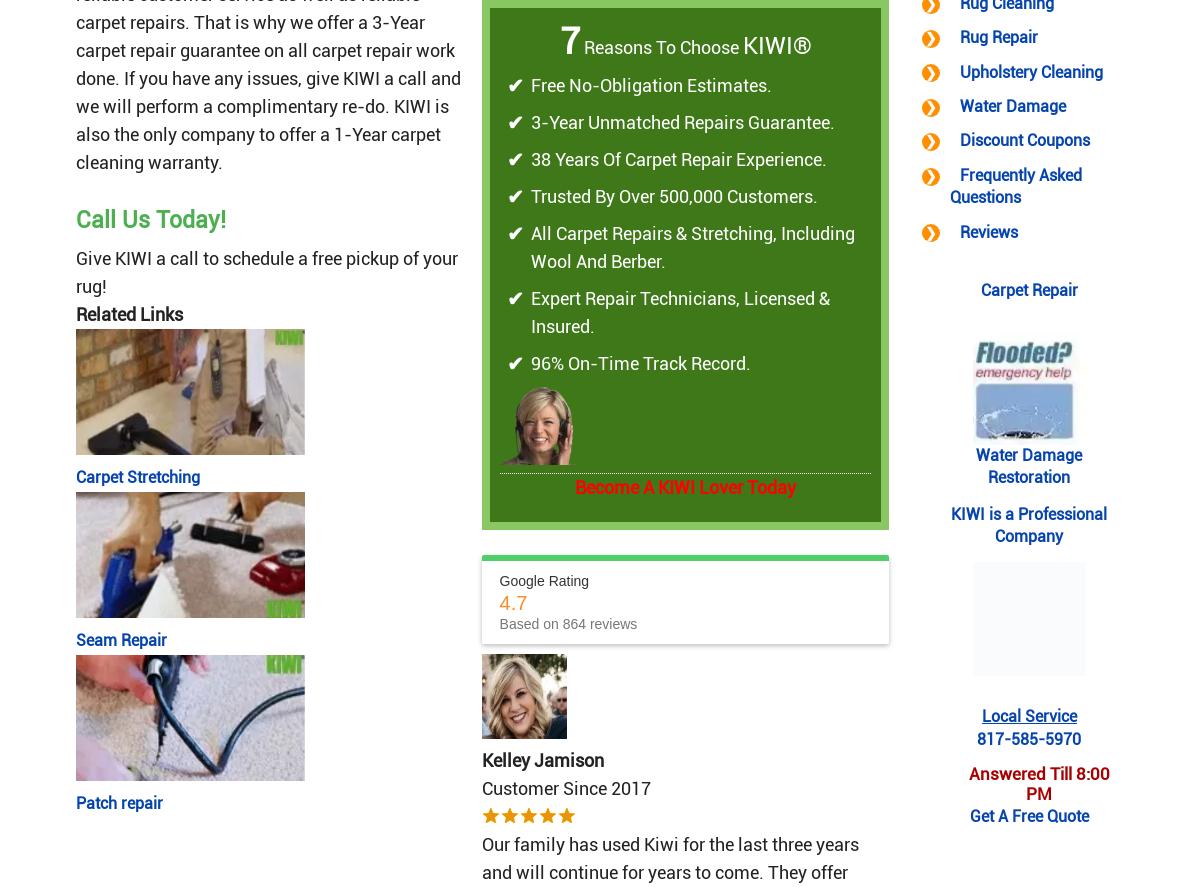 This screenshot has height=887, width=1200. Describe the element at coordinates (1029, 739) in the screenshot. I see `'817-585-5970'` at that location.